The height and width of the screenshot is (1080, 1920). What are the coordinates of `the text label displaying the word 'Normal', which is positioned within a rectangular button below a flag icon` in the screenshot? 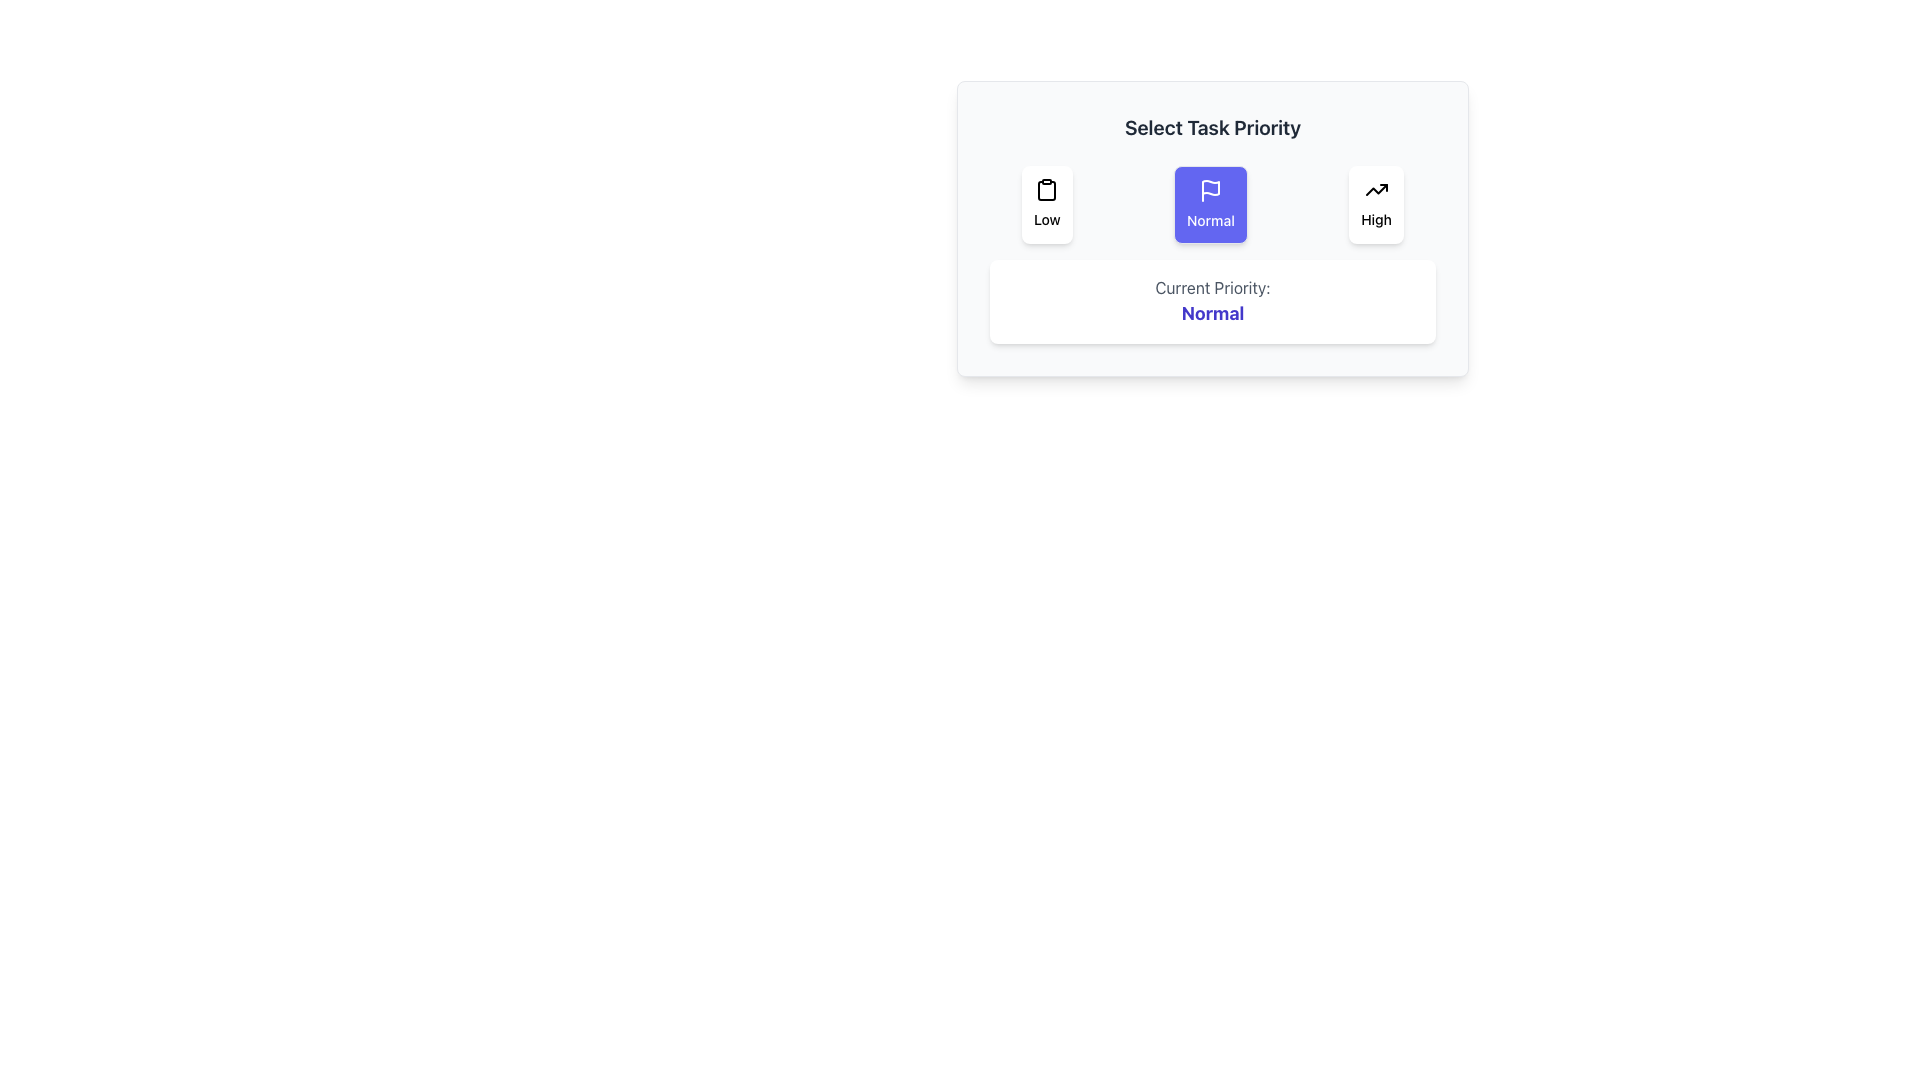 It's located at (1209, 220).